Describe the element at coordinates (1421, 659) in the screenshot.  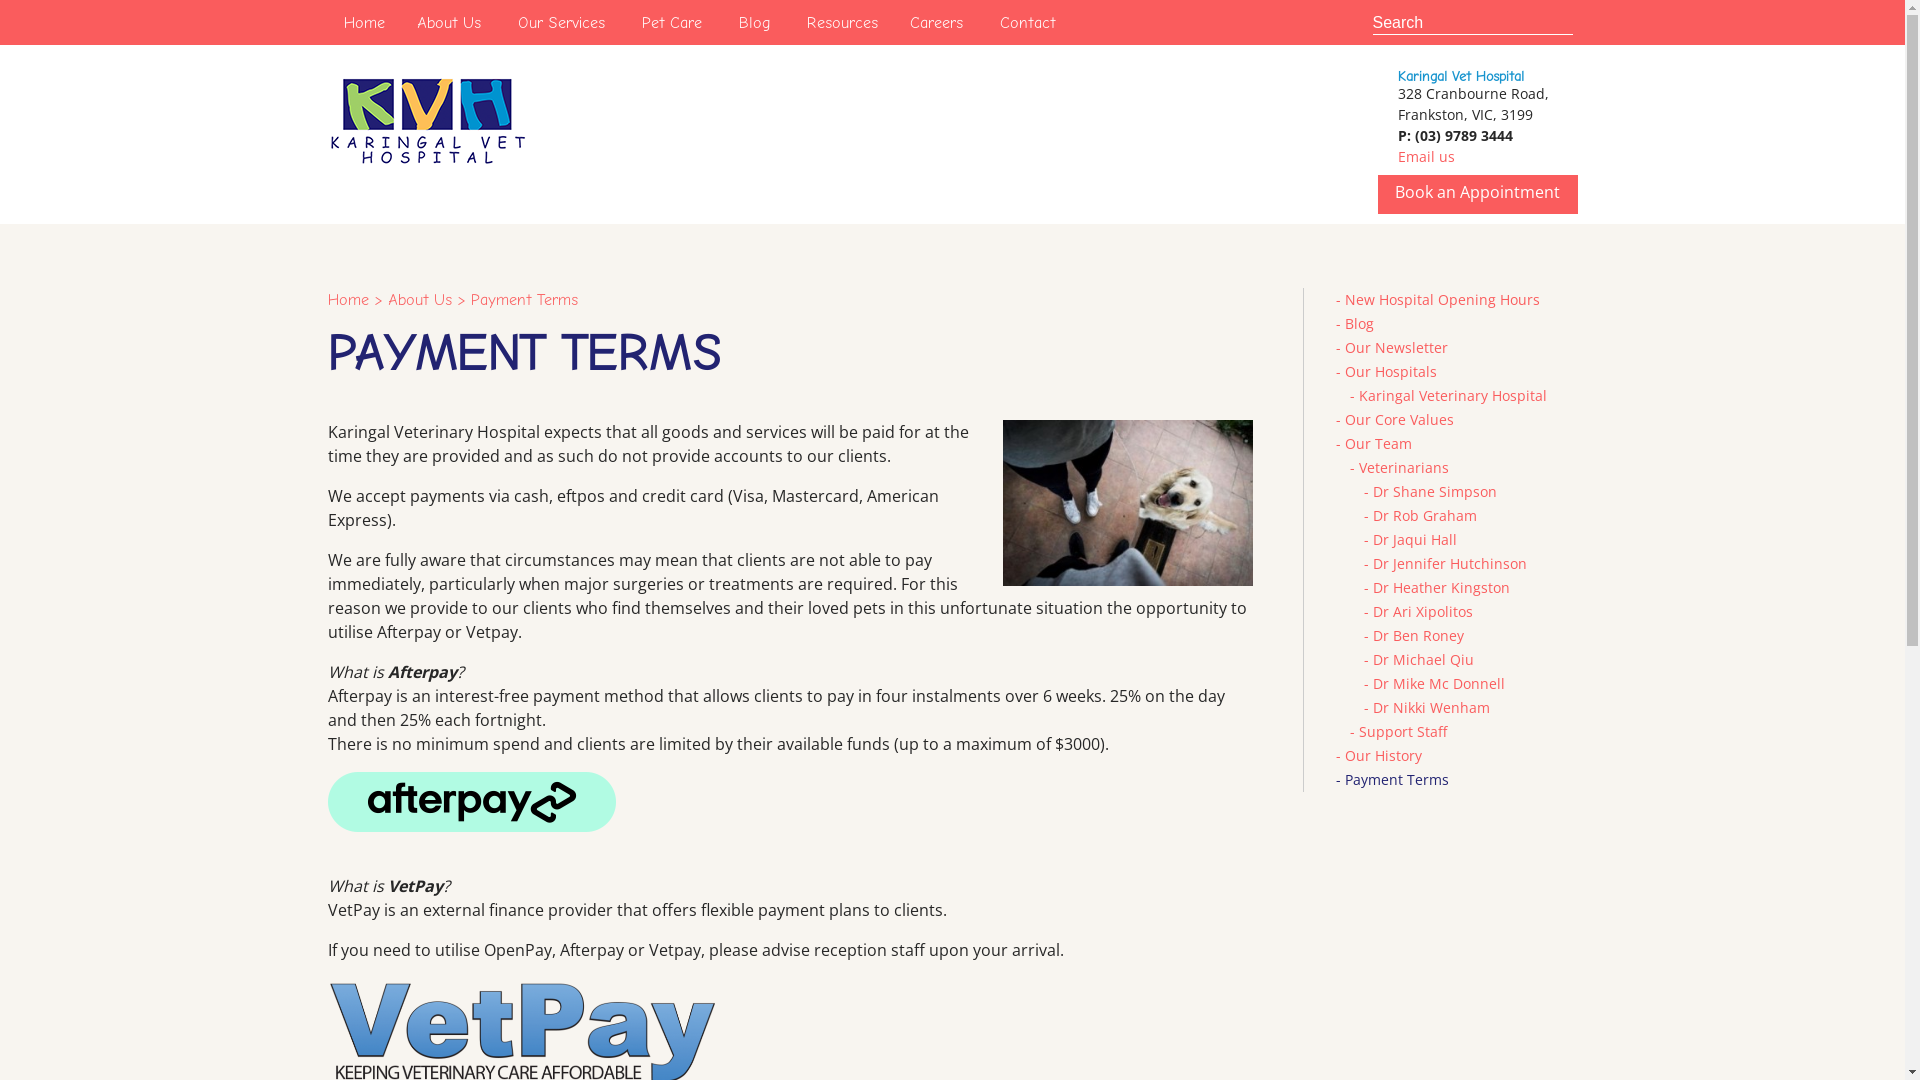
I see `'Dr Michael Qiu'` at that location.